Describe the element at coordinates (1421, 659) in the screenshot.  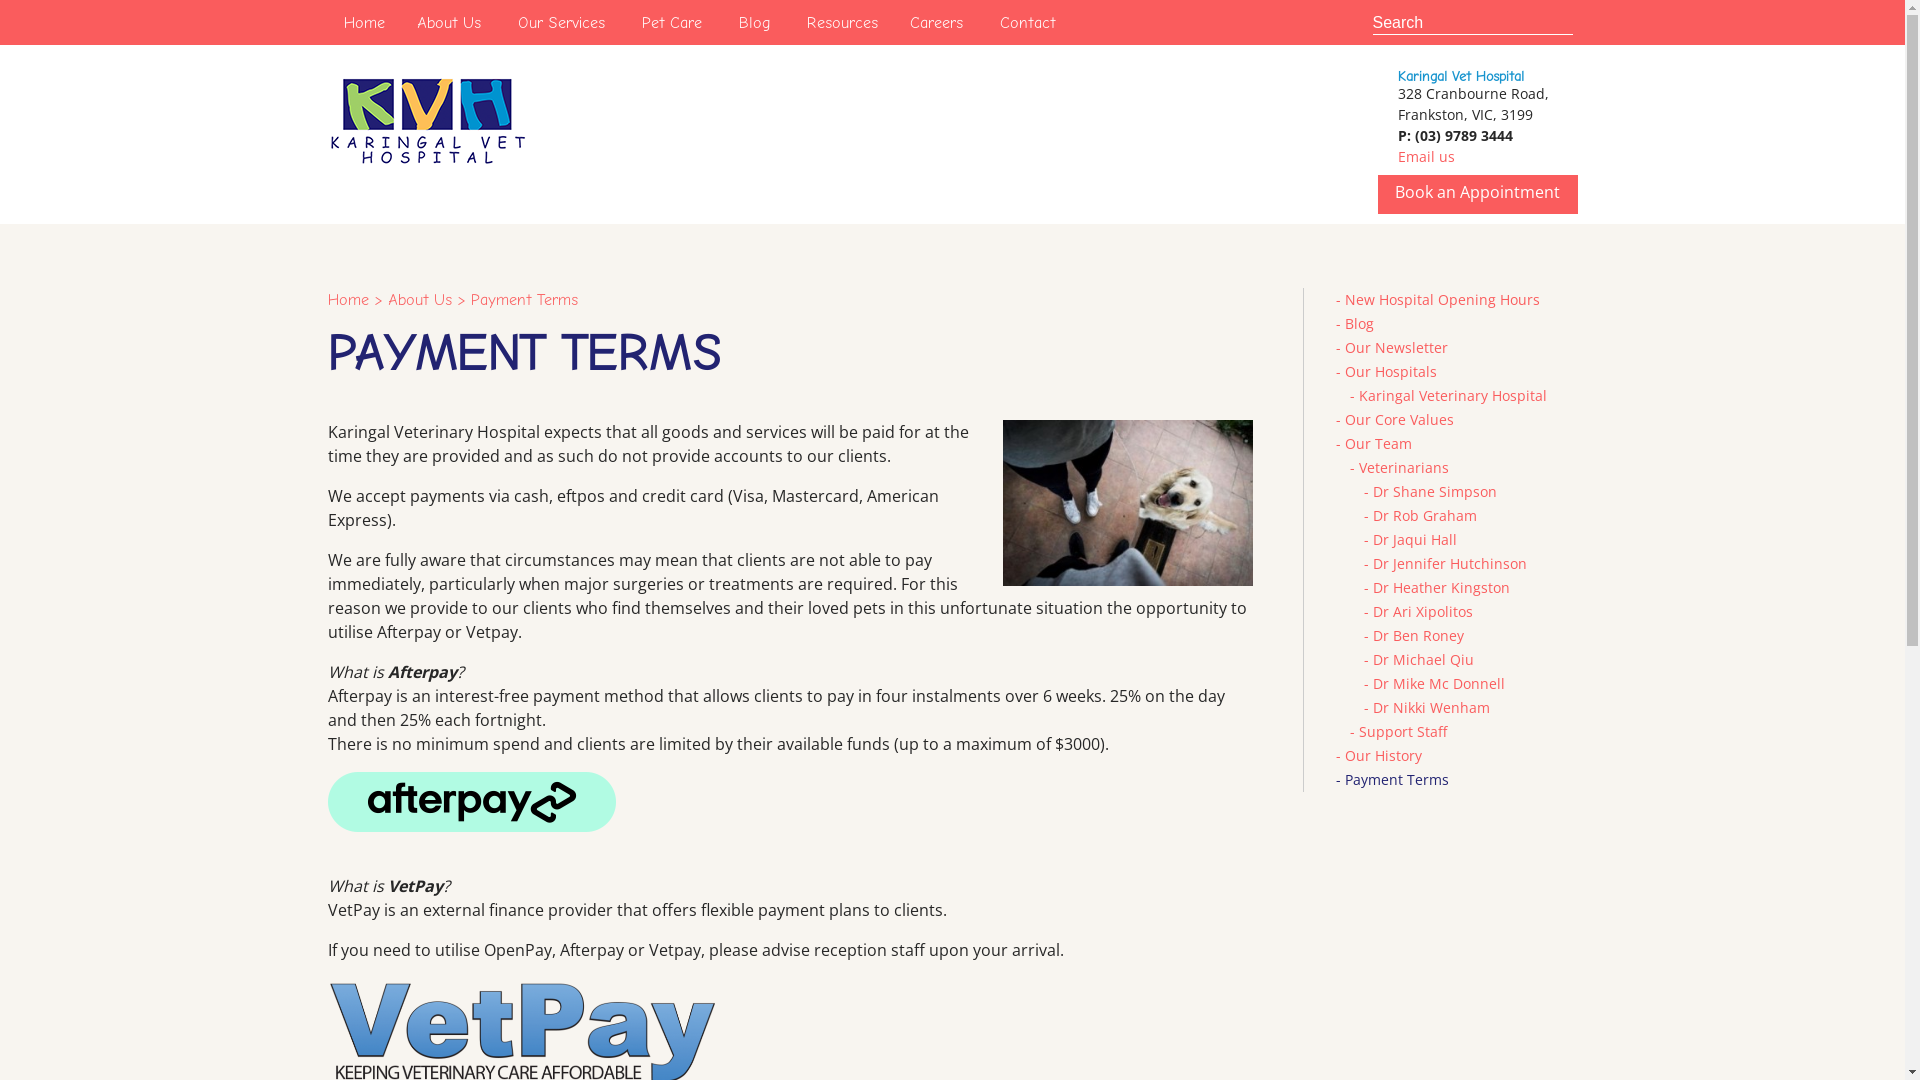
I see `'Dr Michael Qiu'` at that location.